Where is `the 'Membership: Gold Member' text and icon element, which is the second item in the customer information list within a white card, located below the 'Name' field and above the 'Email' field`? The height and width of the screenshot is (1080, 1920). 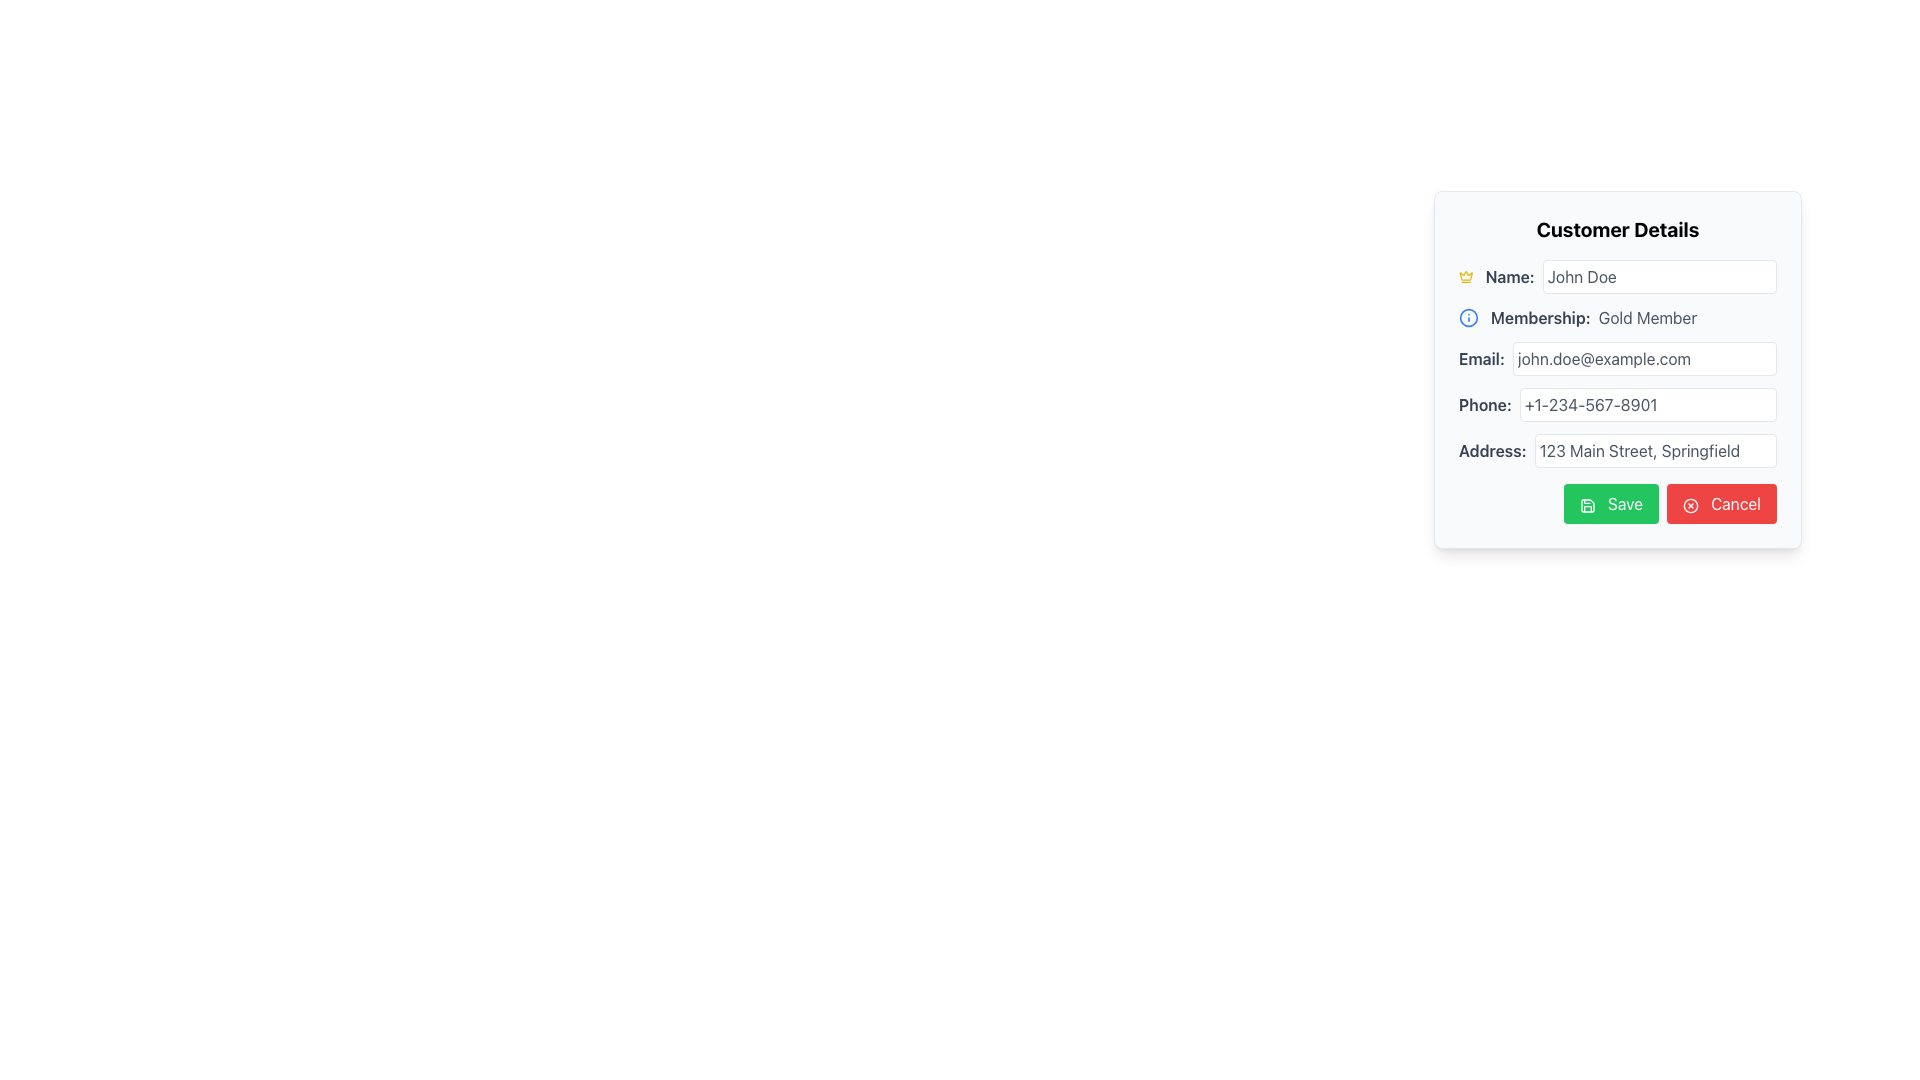 the 'Membership: Gold Member' text and icon element, which is the second item in the customer information list within a white card, located below the 'Name' field and above the 'Email' field is located at coordinates (1617, 316).